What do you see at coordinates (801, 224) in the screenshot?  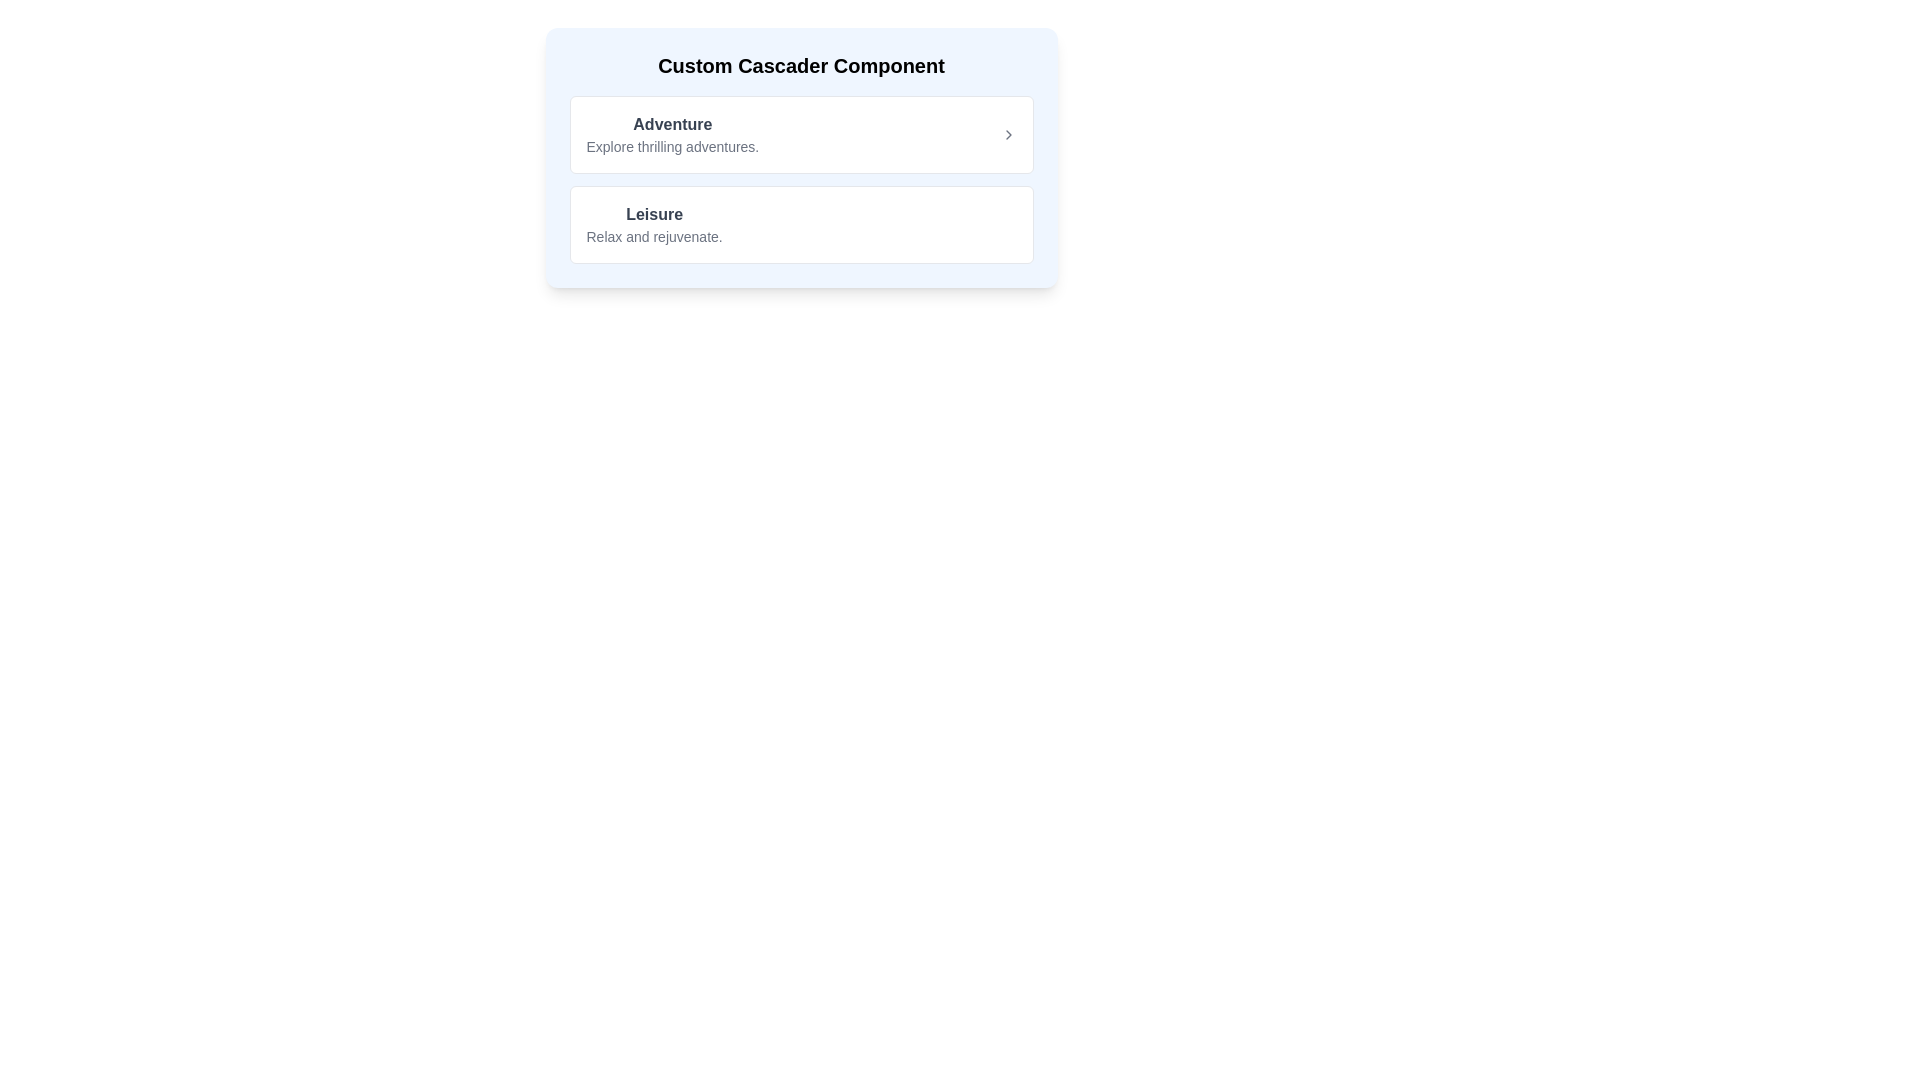 I see `the second Option card in the vertical stack that provides information about leisure activities, located below the 'Adventure' card` at bounding box center [801, 224].